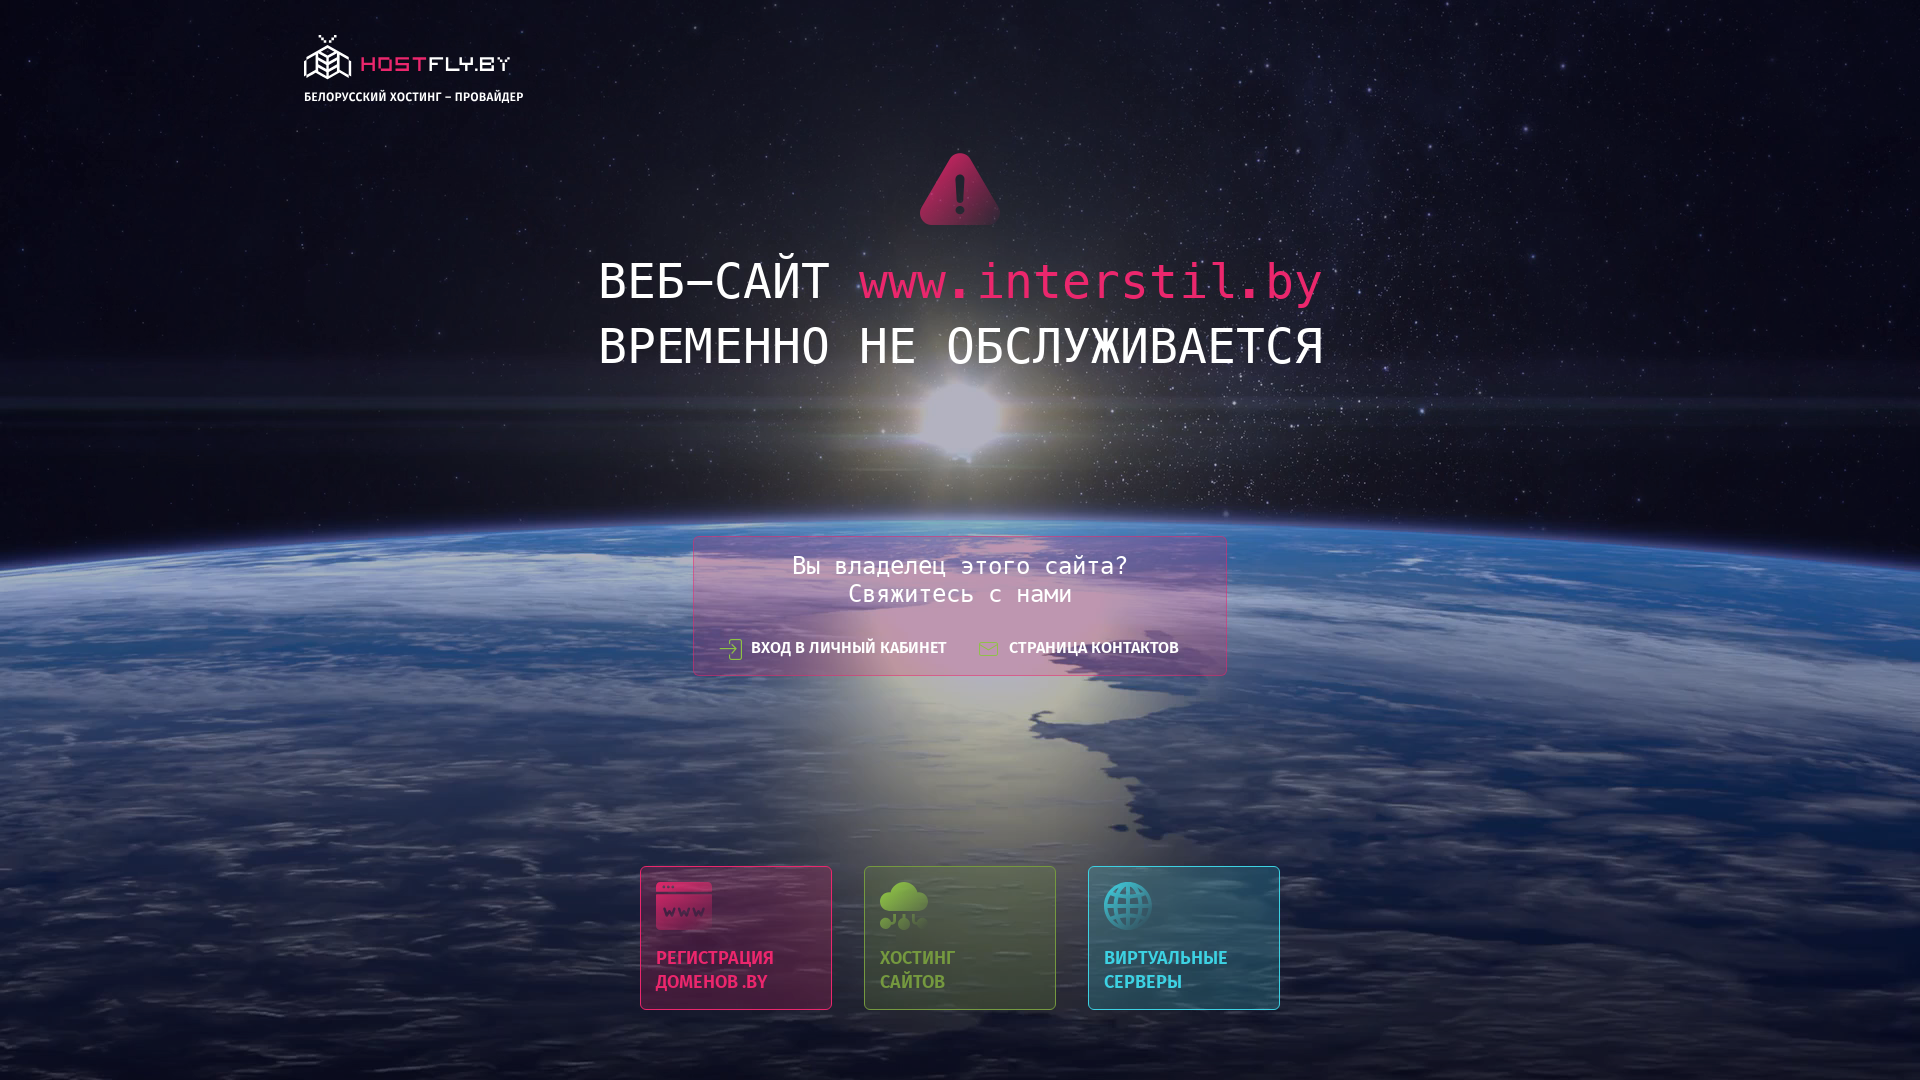 The width and height of the screenshot is (1920, 1080). What do you see at coordinates (412, 73) in the screenshot?
I see `'LINK'` at bounding box center [412, 73].